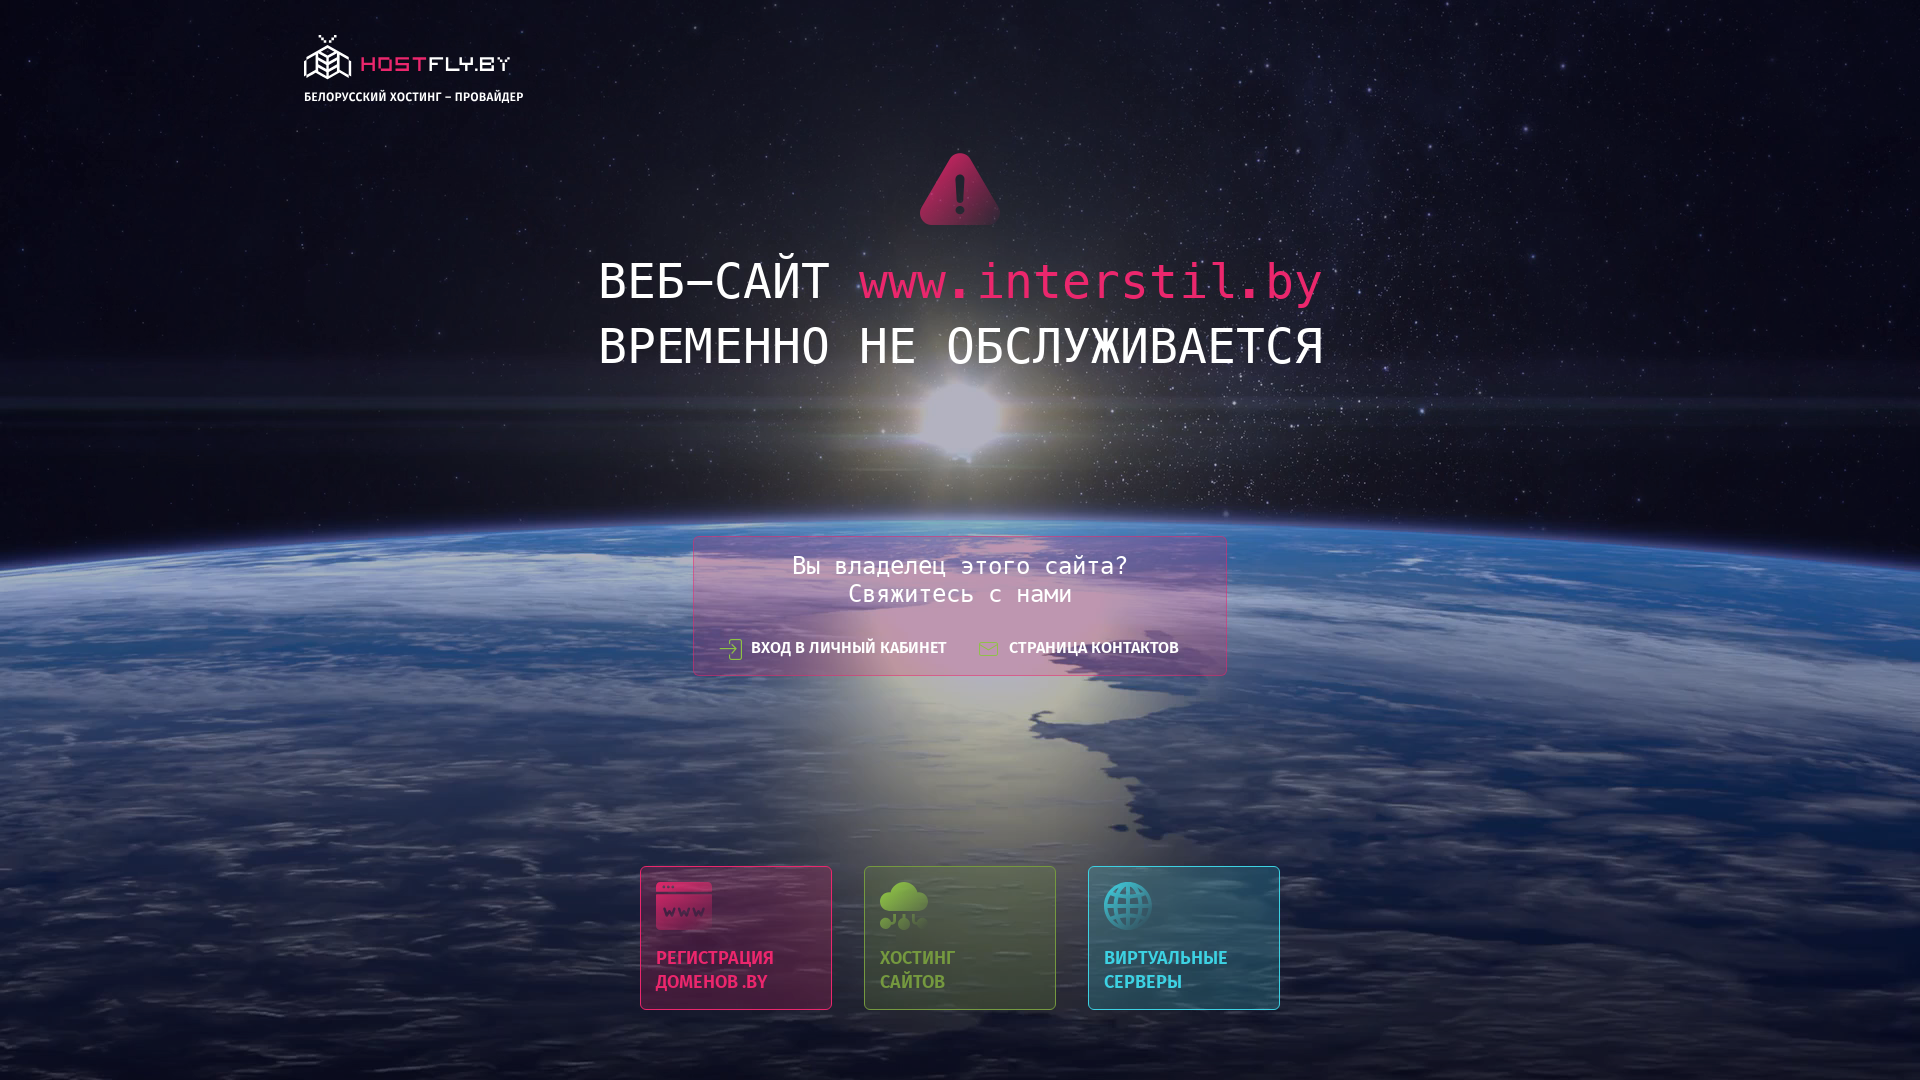 The width and height of the screenshot is (1920, 1080). What do you see at coordinates (412, 73) in the screenshot?
I see `'LINK'` at bounding box center [412, 73].